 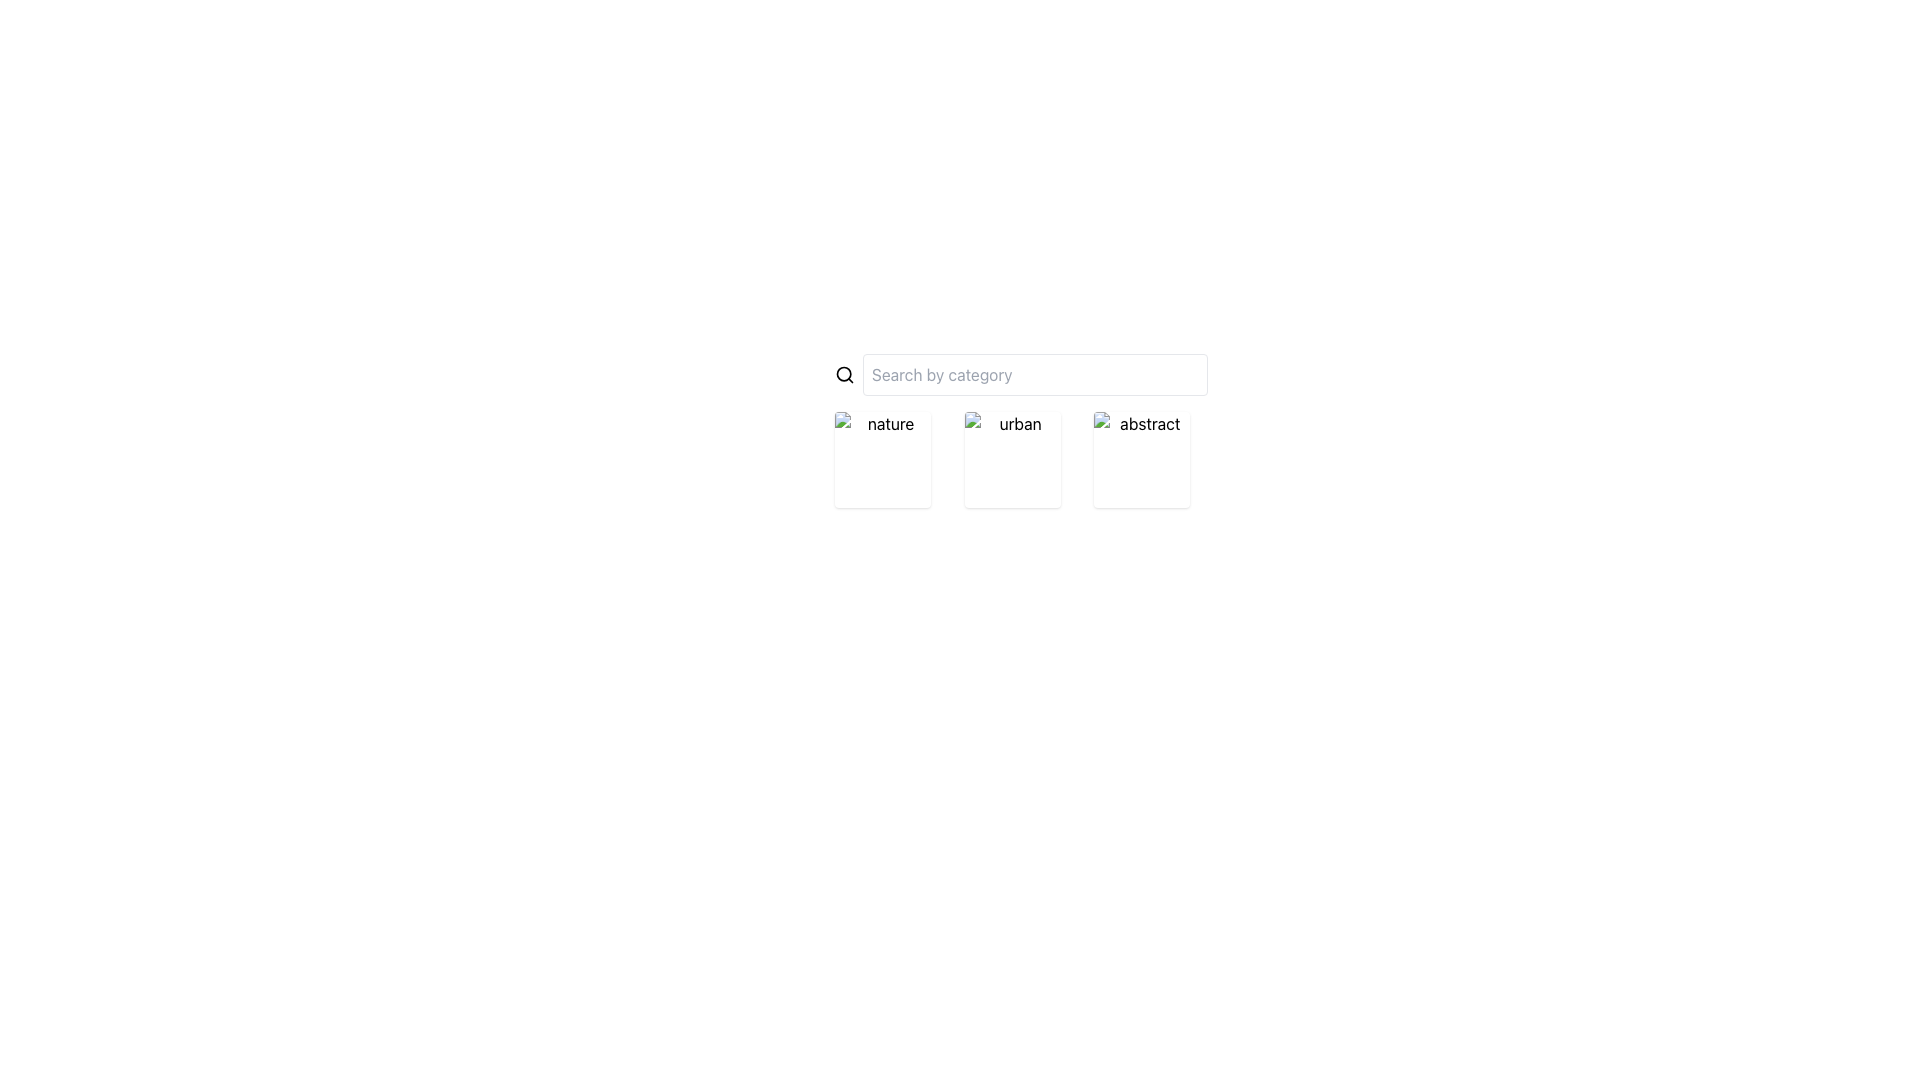 I want to click on the inner circle of the search icon located to the left of the 'Search by category' input field, so click(x=844, y=374).